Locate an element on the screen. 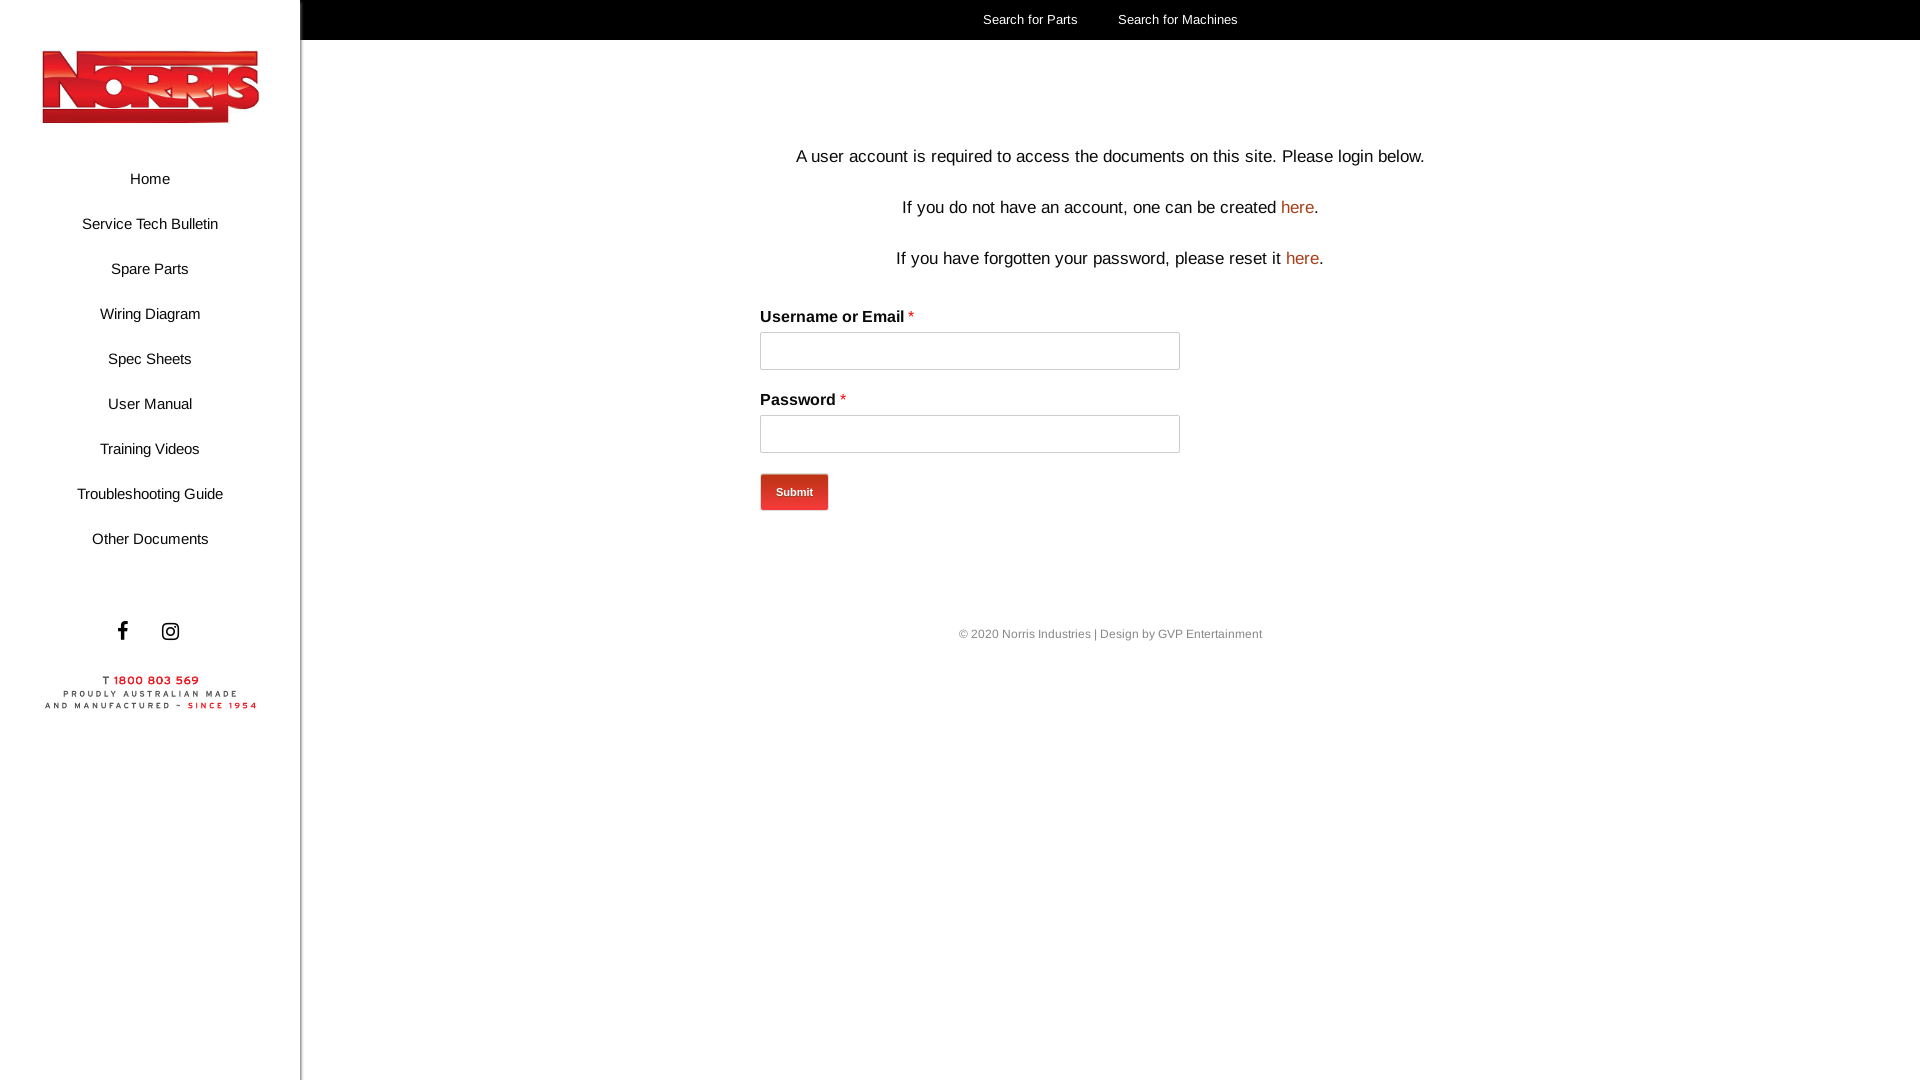 Image resolution: width=1920 pixels, height=1080 pixels. 'Search for Parts' is located at coordinates (1029, 19).